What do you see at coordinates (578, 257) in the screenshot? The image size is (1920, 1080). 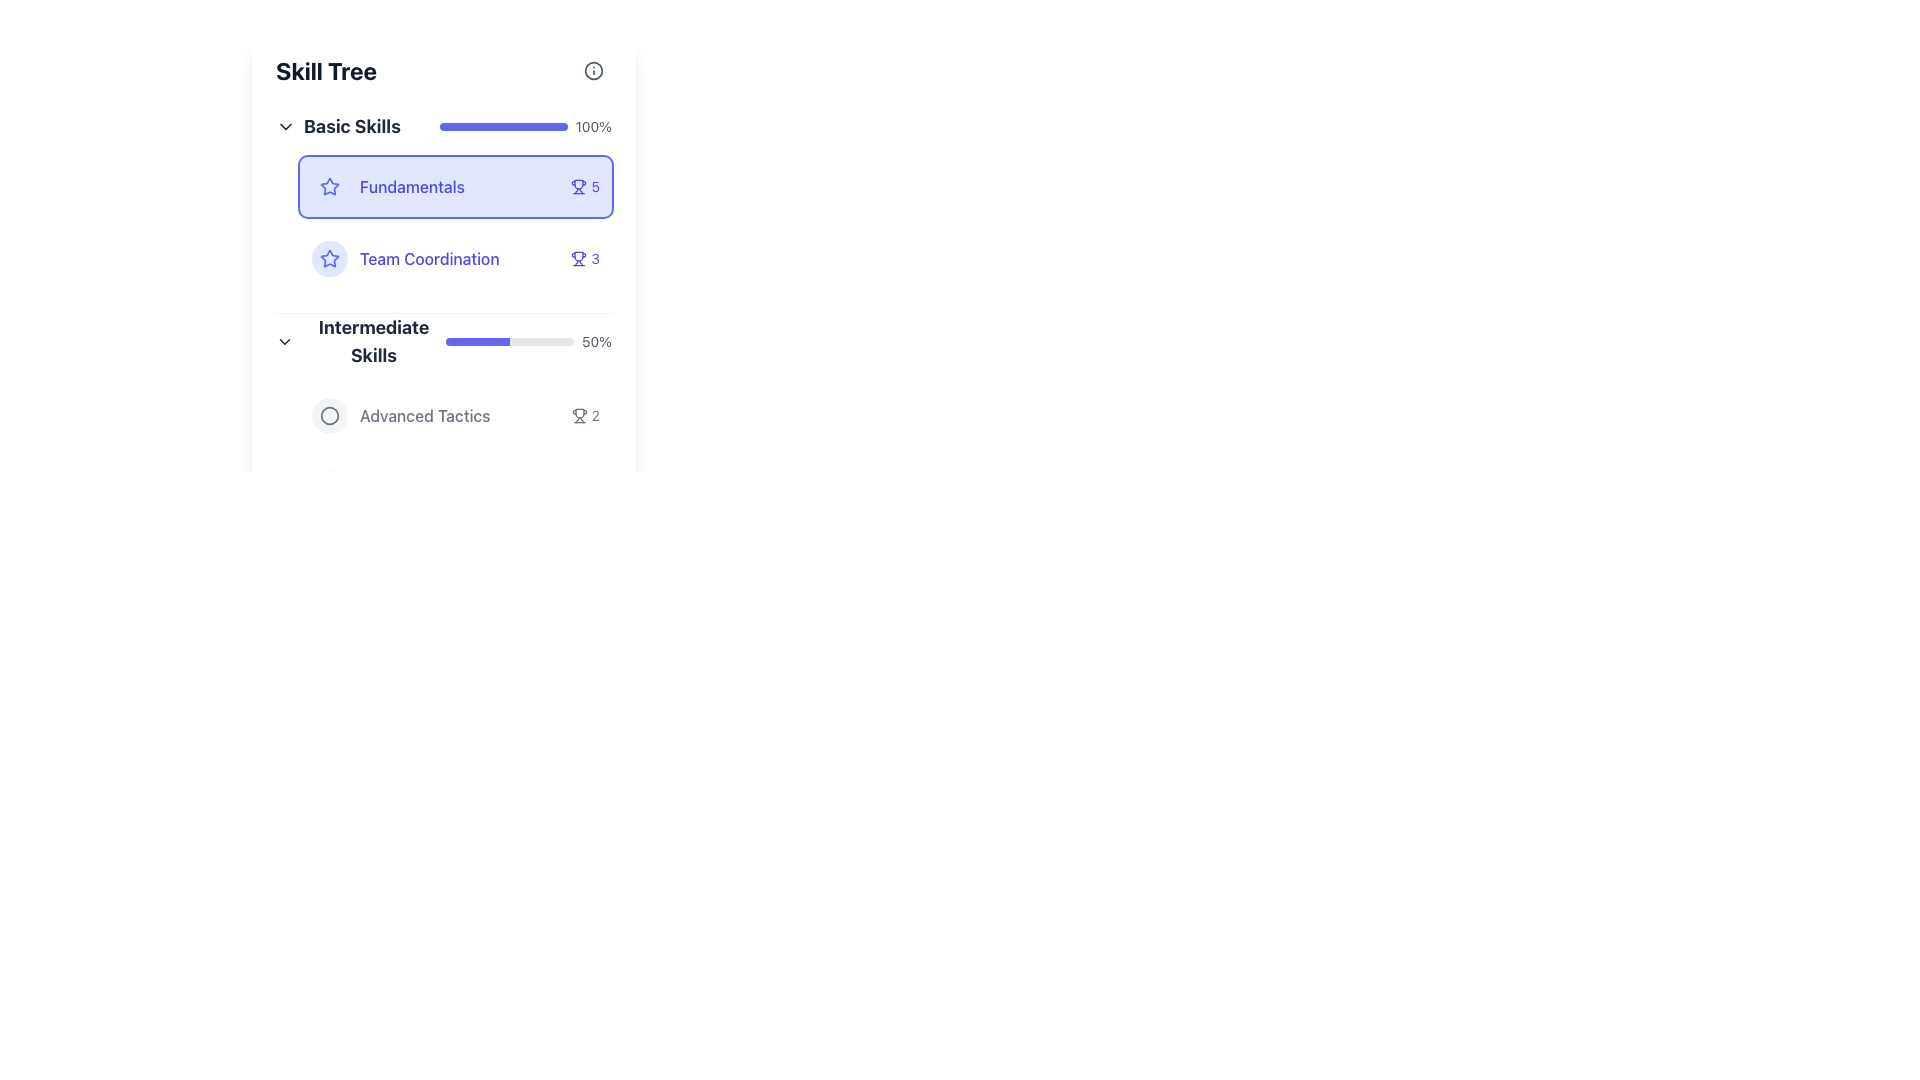 I see `the status of the trophy icon representing achievements for the 'Team Coordination' skill, located between the skill name and the number '3'` at bounding box center [578, 257].